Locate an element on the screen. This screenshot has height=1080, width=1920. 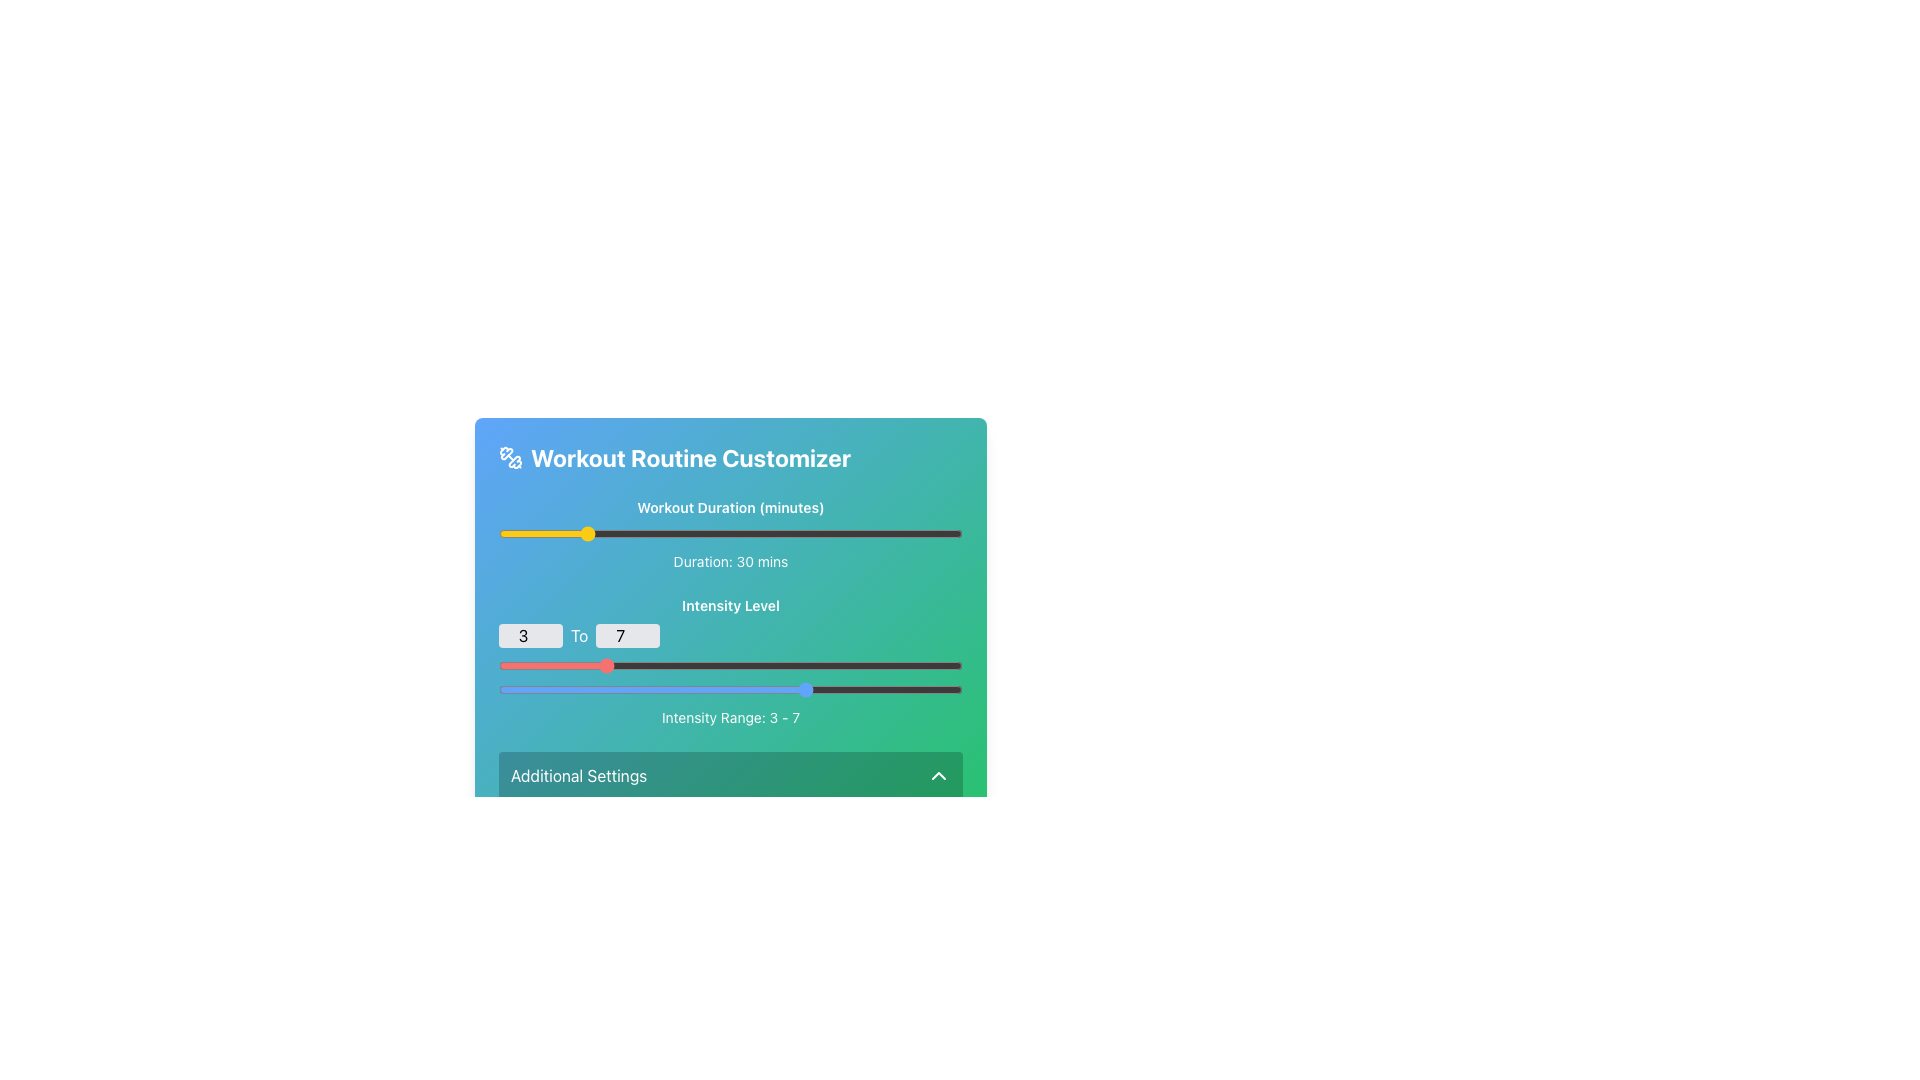
the thumb of the horizontal slider with a red track, which is positioned at approximately one-third of the track from the left, under the 'Intensity Level' label is located at coordinates (729, 666).